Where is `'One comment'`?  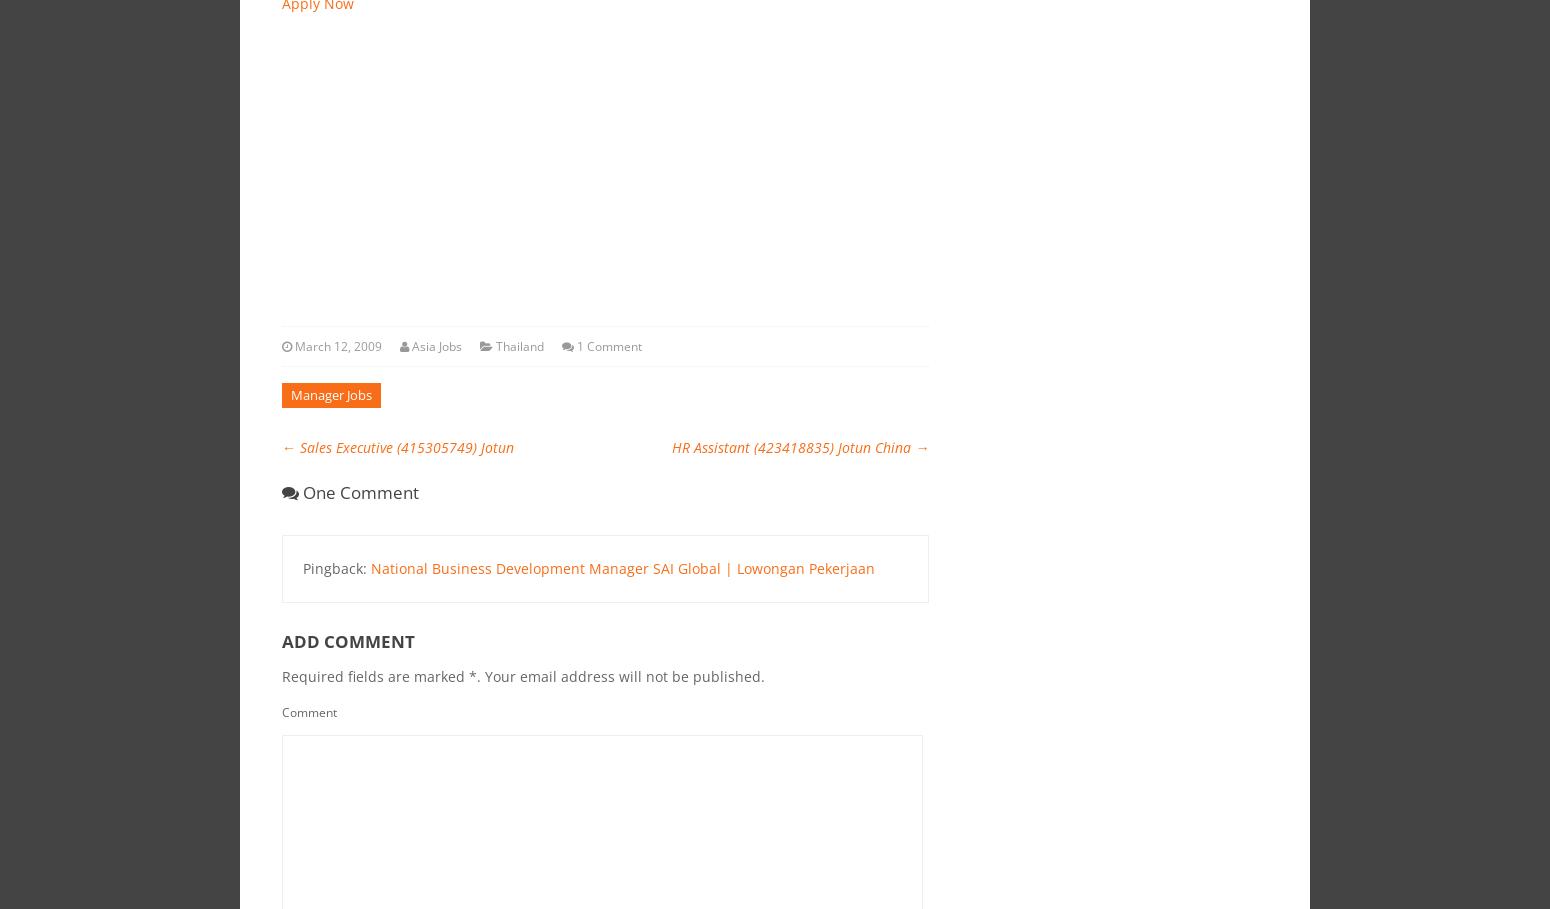 'One comment' is located at coordinates (357, 491).